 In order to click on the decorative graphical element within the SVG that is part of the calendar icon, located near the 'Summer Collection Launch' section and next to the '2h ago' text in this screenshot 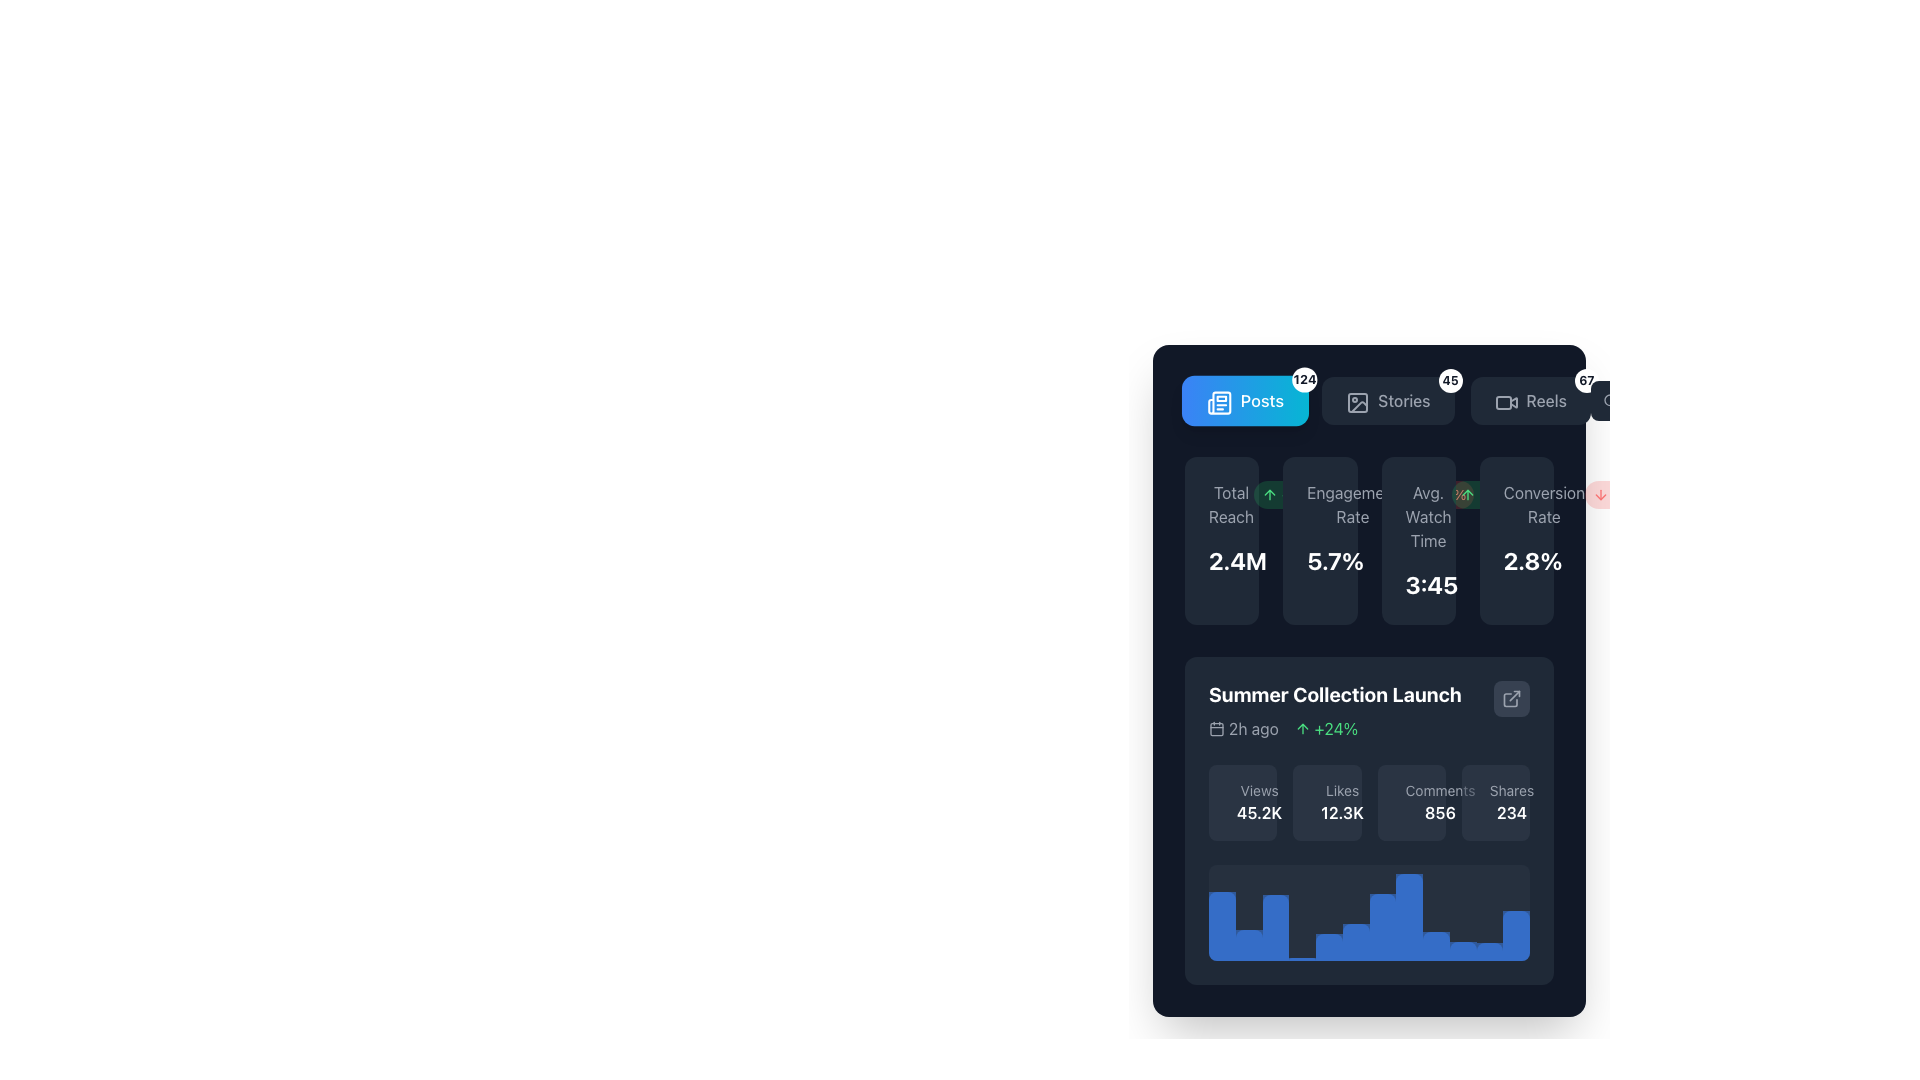, I will do `click(1216, 729)`.